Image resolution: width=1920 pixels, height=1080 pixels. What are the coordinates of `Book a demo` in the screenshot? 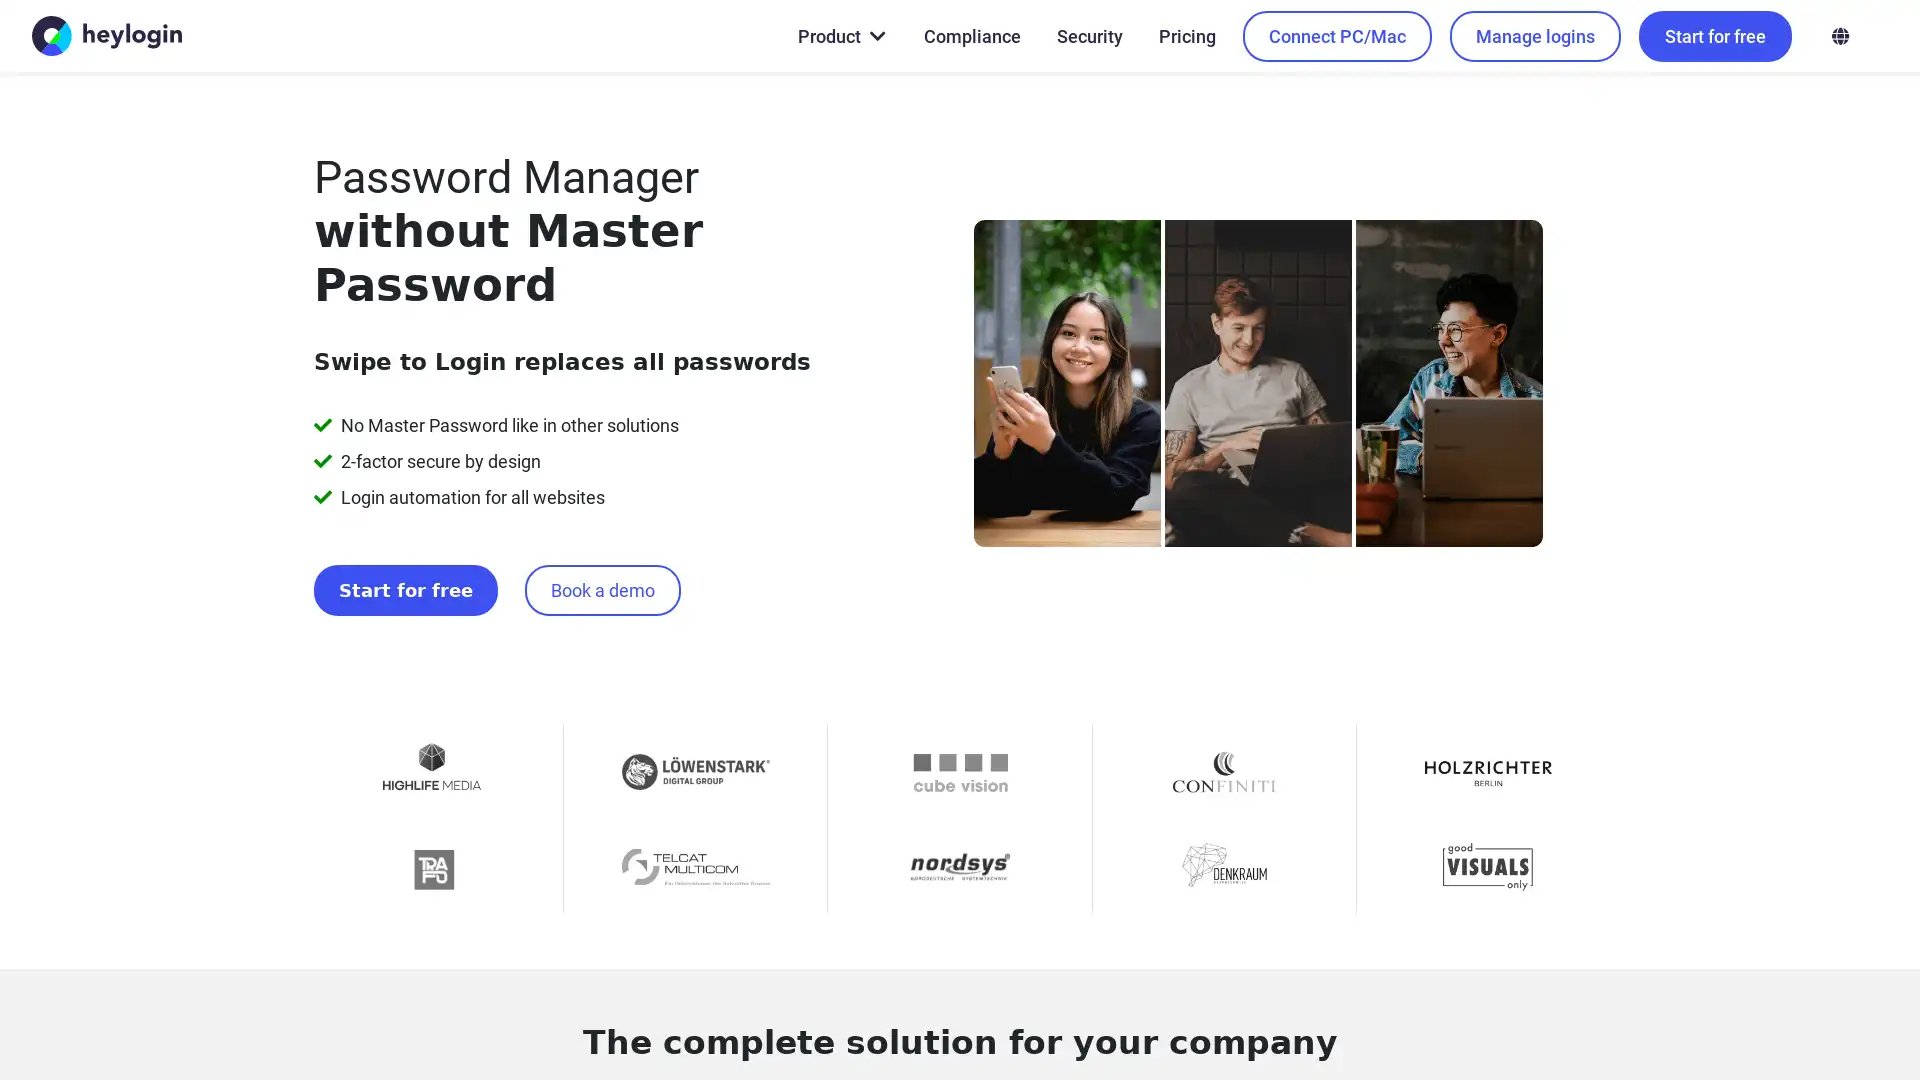 It's located at (570, 535).